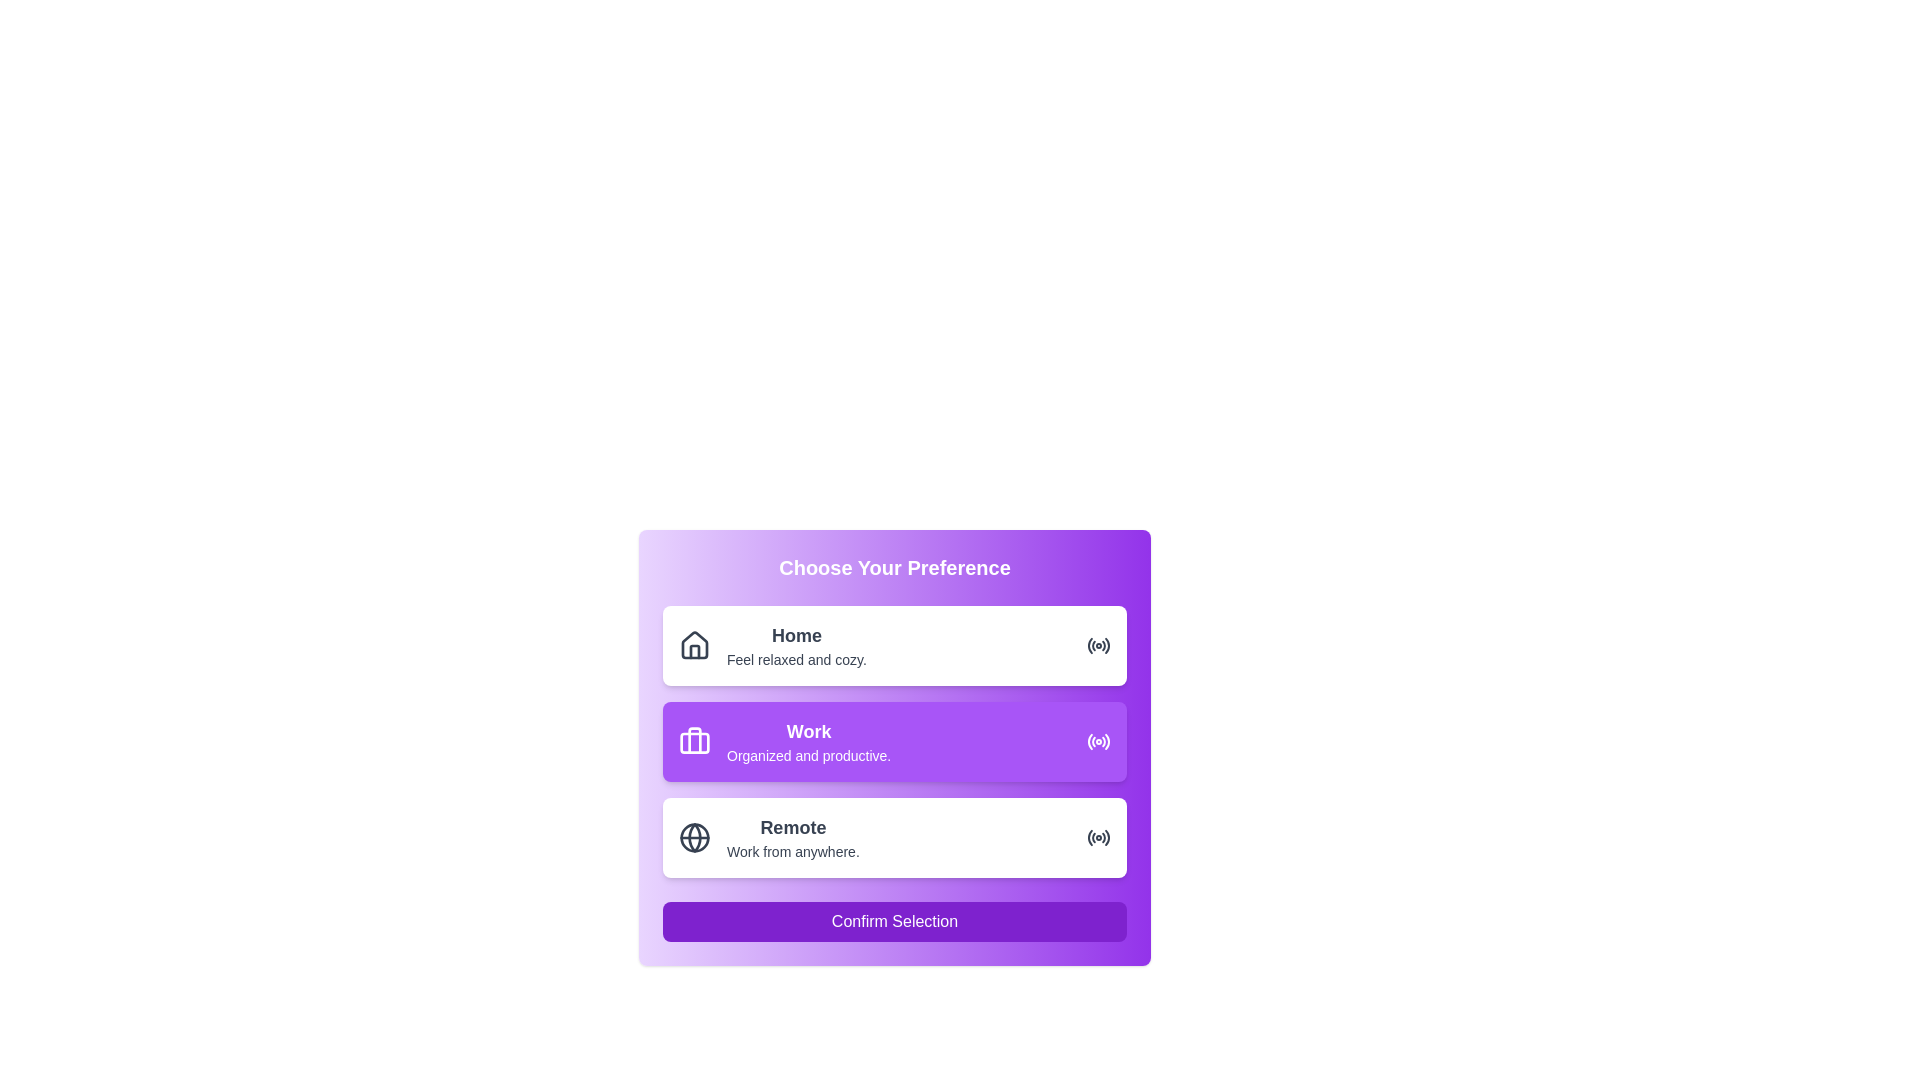 The height and width of the screenshot is (1080, 1920). I want to click on the decorative graphical element representing the 'Remote' option, located to the left of the text 'Remote' and 'Work from anywhere.' in the lower card of a three-card vertical layout, so click(695, 837).